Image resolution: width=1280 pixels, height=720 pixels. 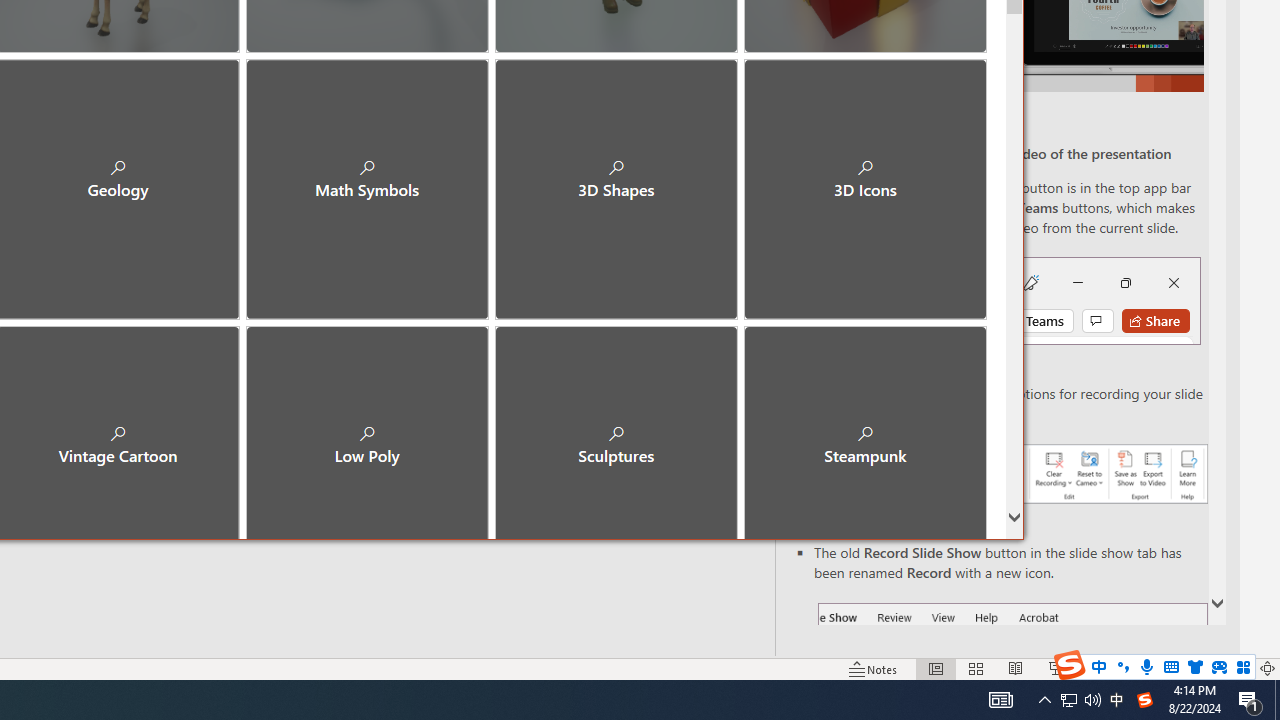 I want to click on '3D Icons', so click(x=865, y=180).